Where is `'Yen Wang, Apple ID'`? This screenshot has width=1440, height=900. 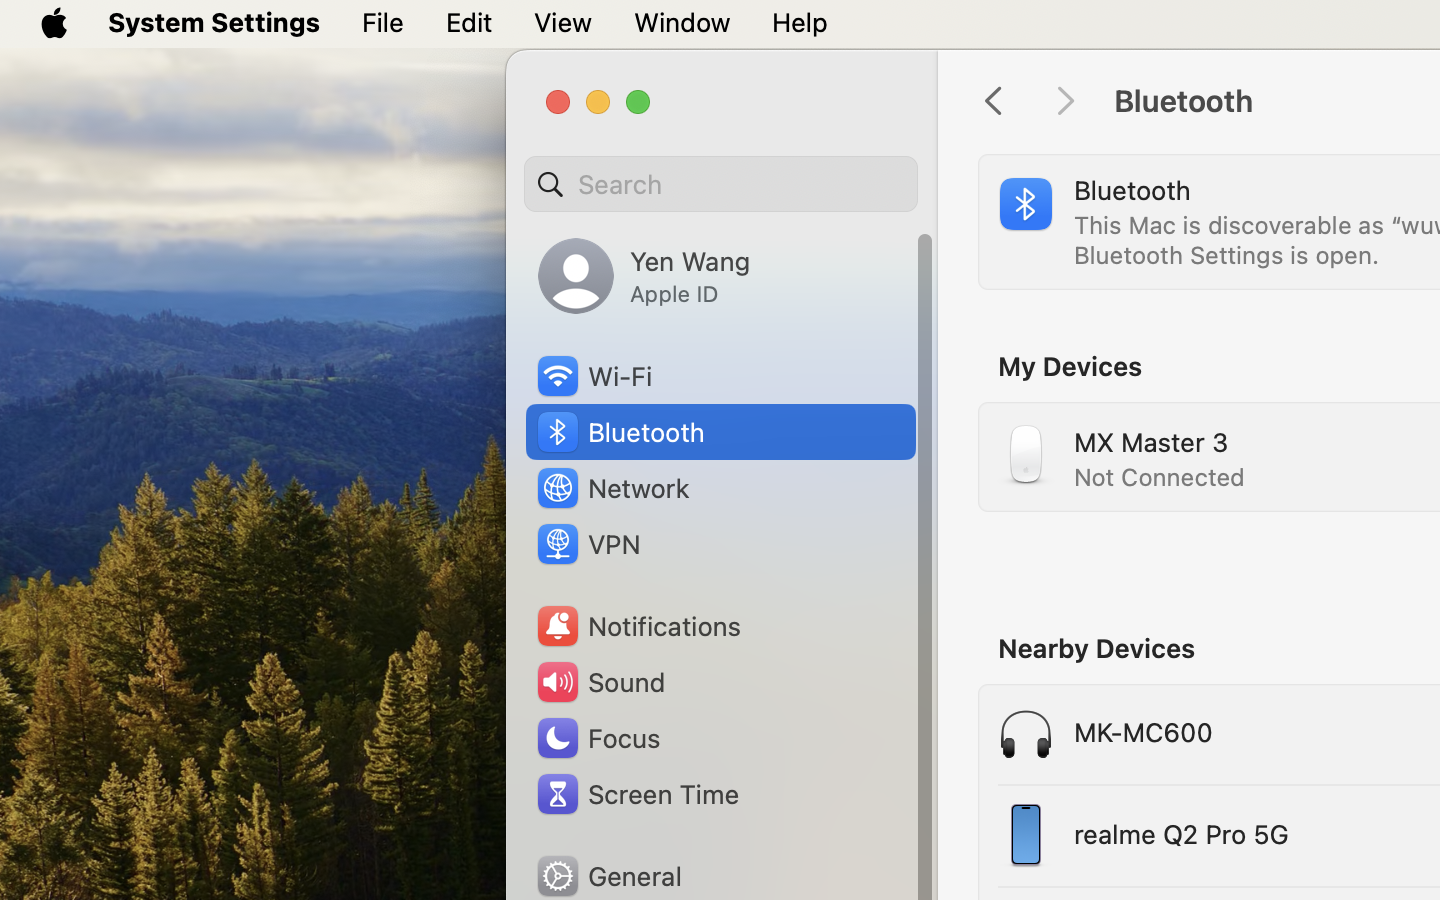 'Yen Wang, Apple ID' is located at coordinates (642, 275).